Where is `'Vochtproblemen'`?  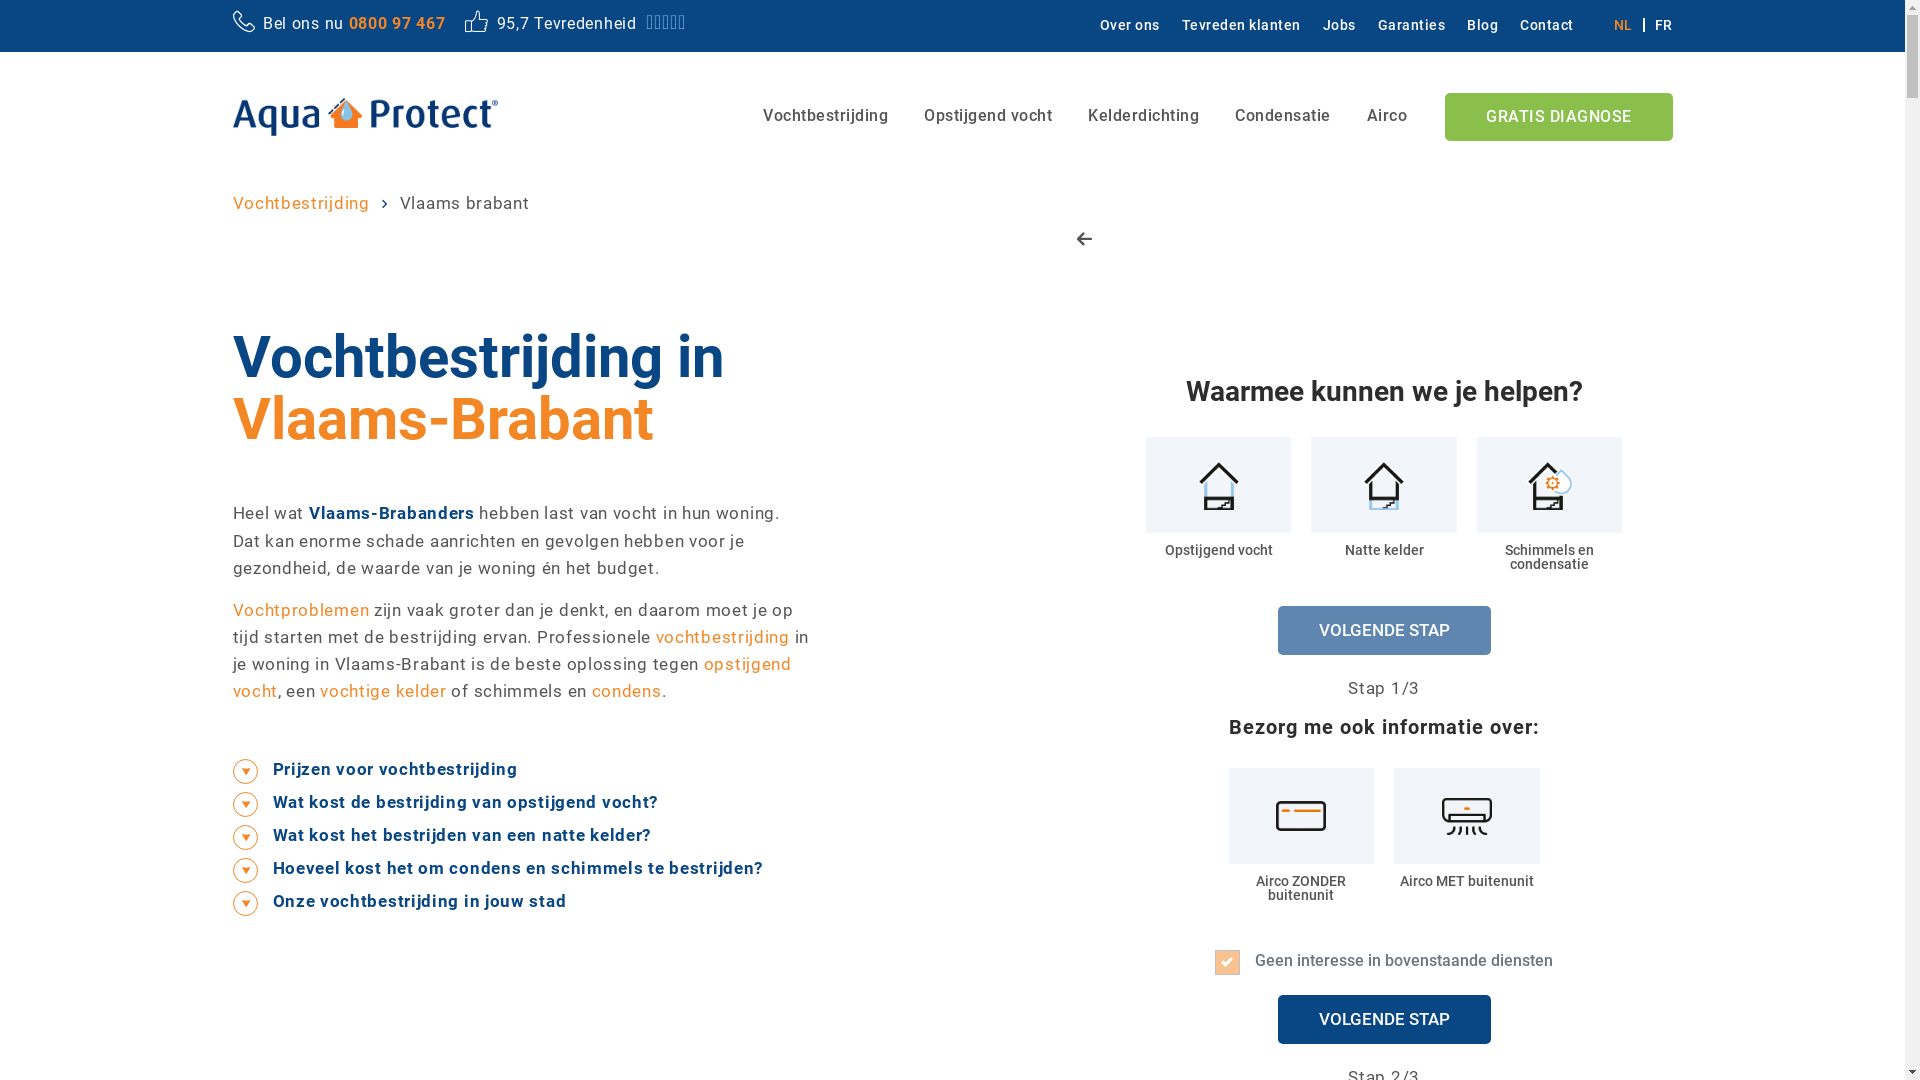
'Vochtproblemen' is located at coordinates (299, 608).